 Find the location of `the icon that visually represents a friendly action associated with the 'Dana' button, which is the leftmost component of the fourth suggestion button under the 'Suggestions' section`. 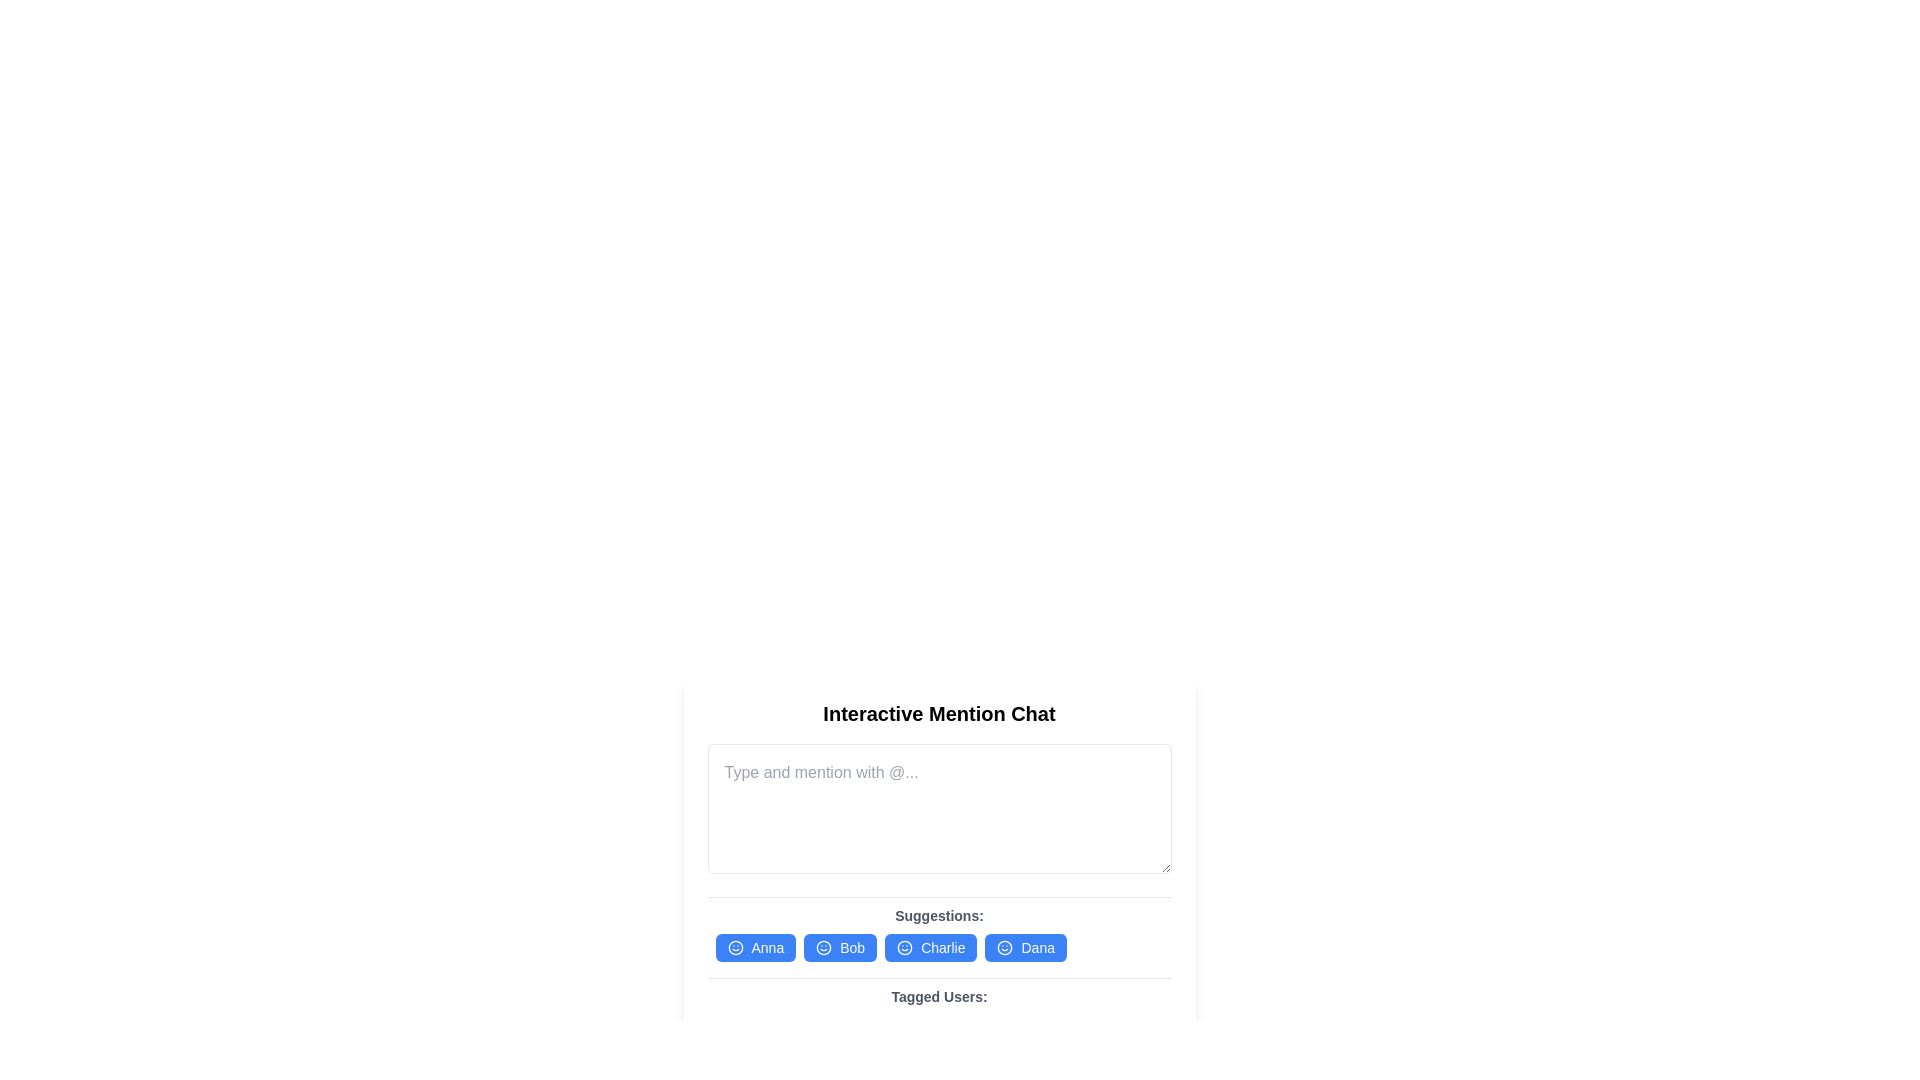

the icon that visually represents a friendly action associated with the 'Dana' button, which is the leftmost component of the fourth suggestion button under the 'Suggestions' section is located at coordinates (1005, 947).